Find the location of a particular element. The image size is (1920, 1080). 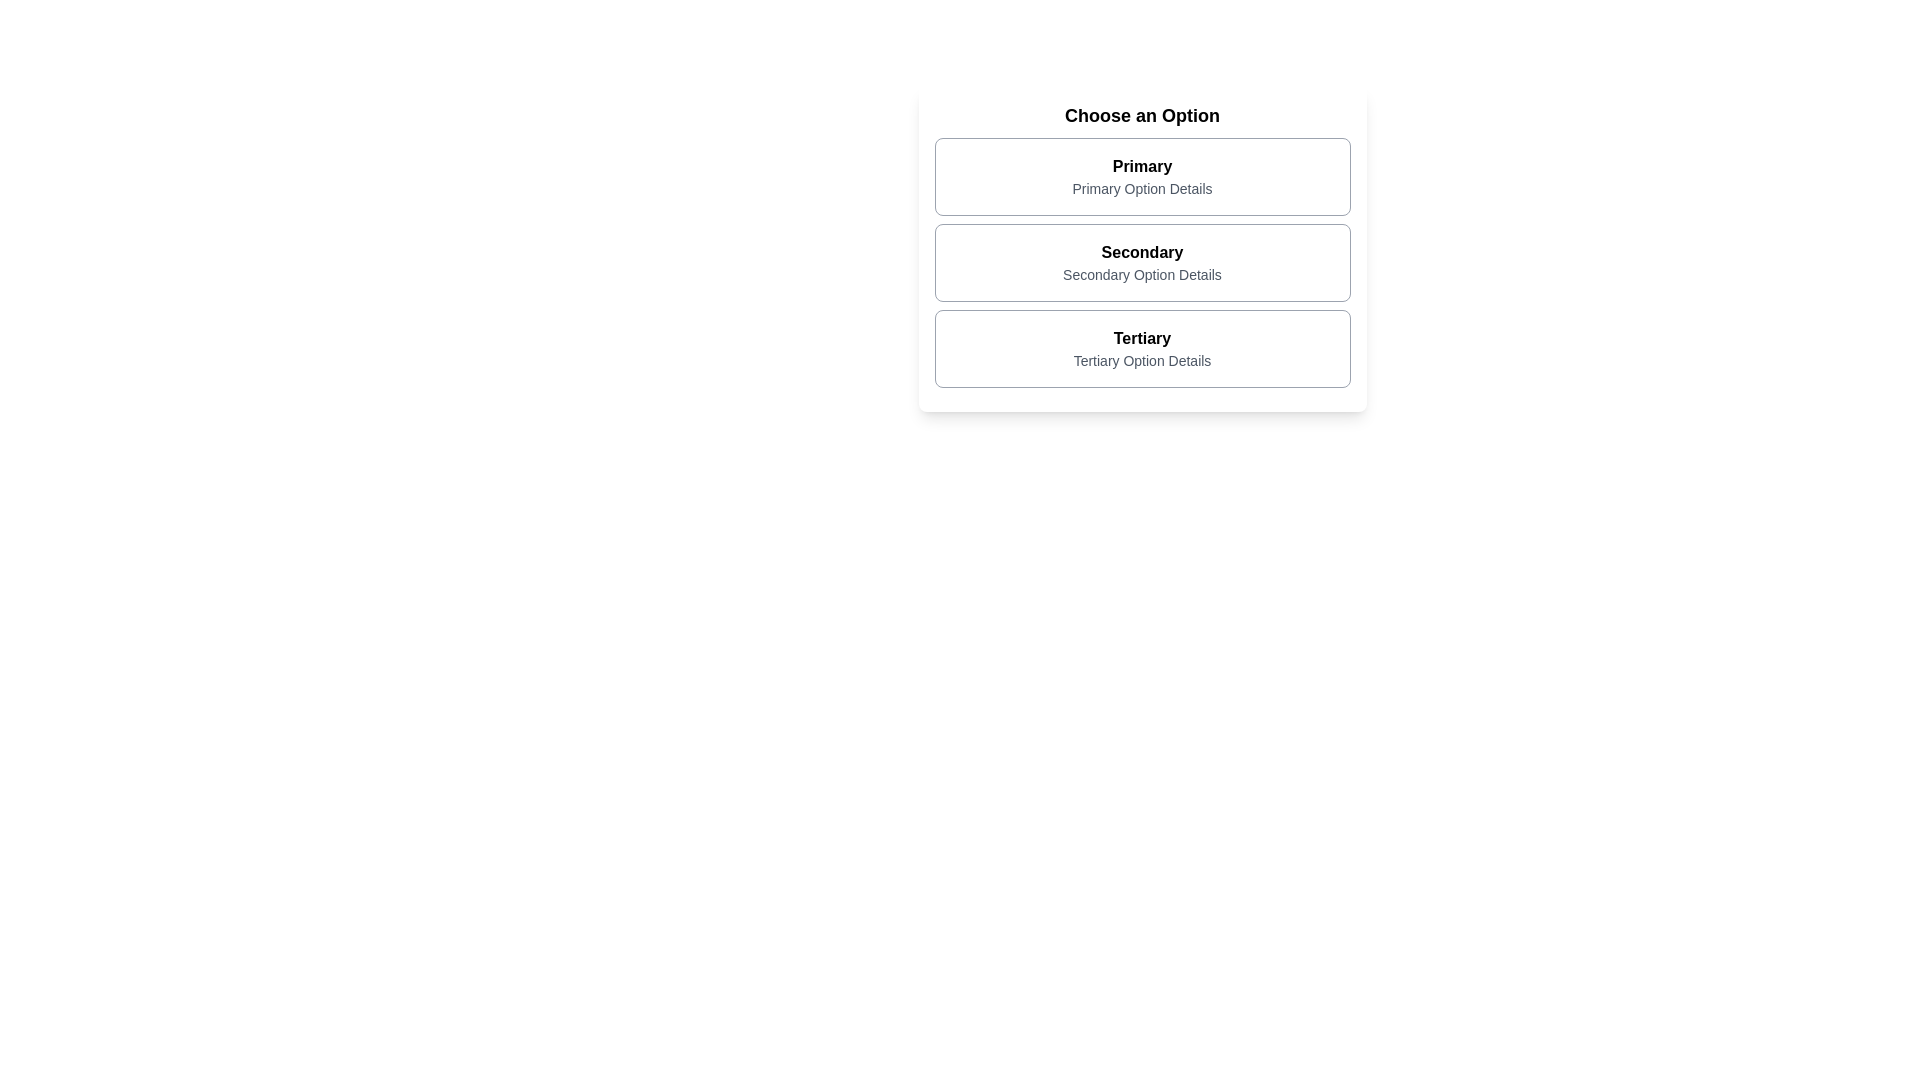

the first selectable card option labeled 'Primary' in the list under the heading 'Choose an Option' is located at coordinates (1142, 176).